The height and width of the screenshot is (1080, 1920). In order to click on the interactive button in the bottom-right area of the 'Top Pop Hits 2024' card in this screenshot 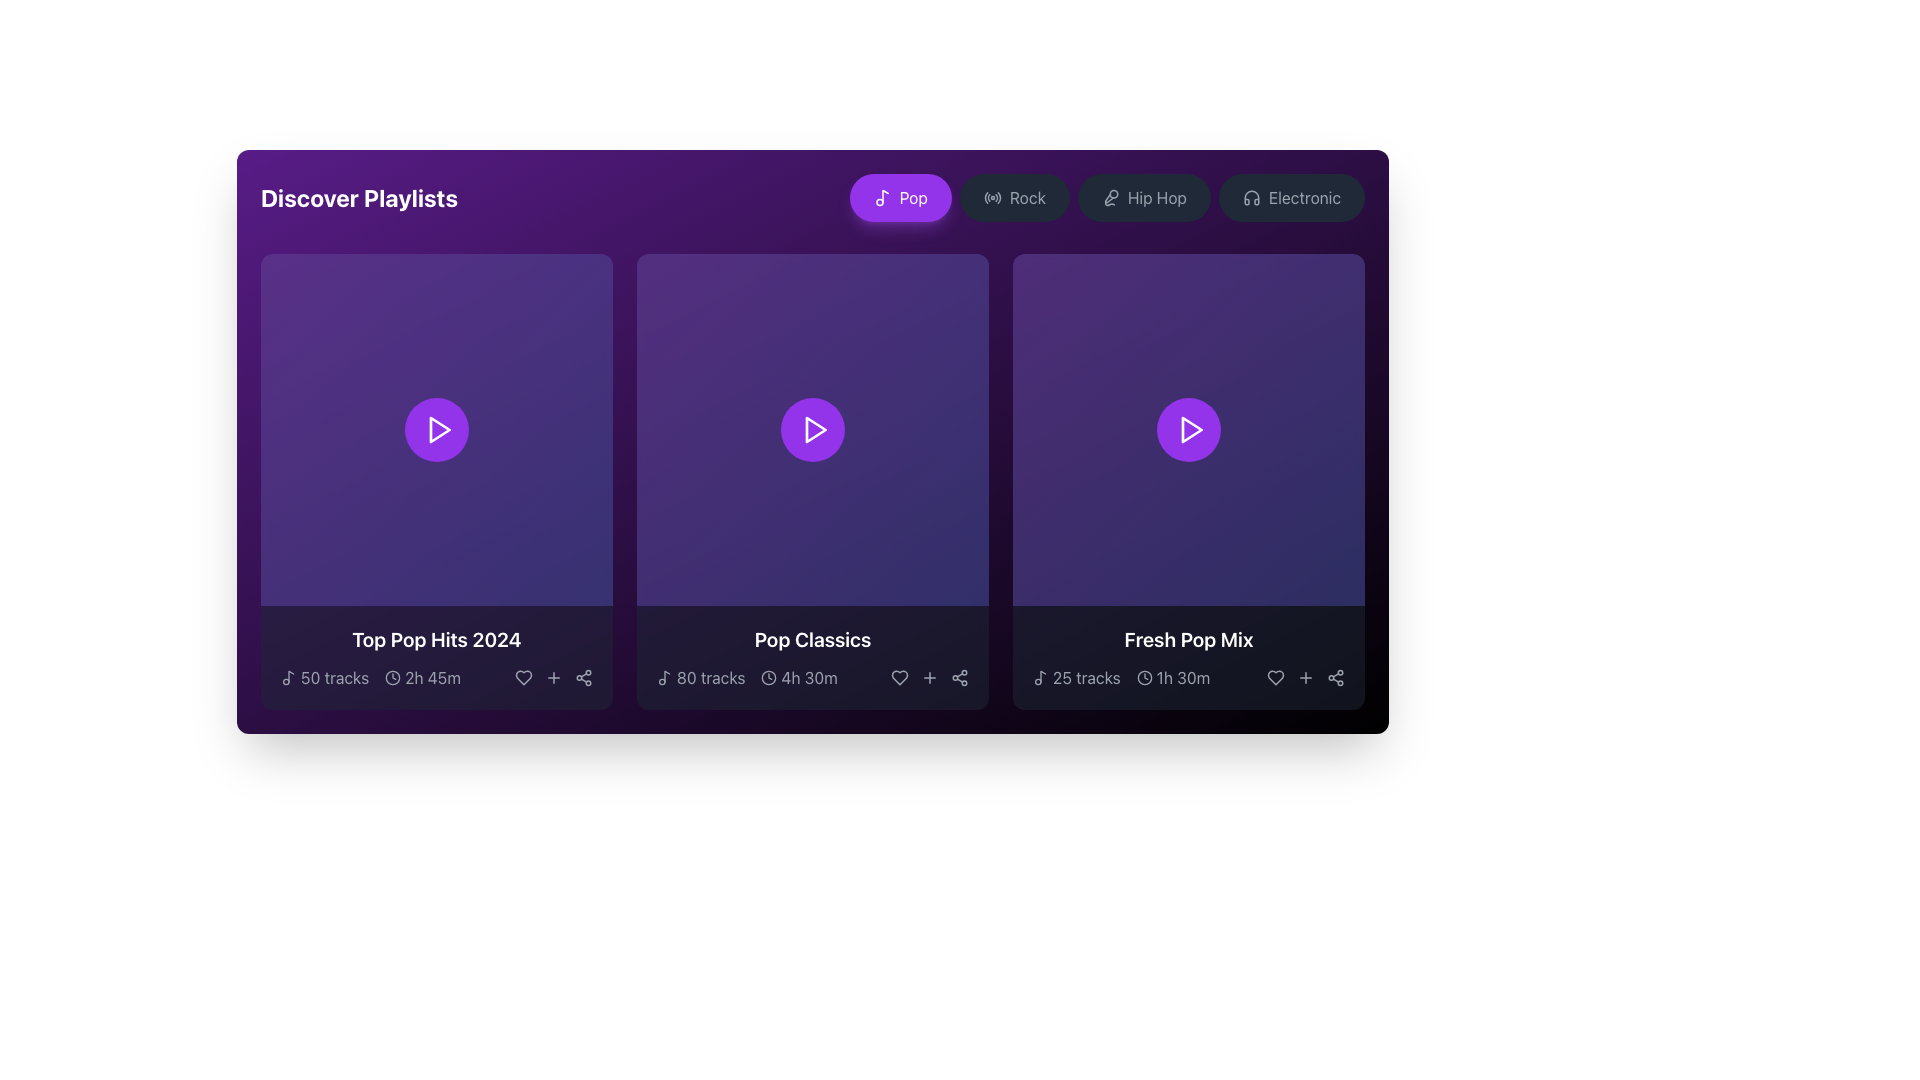, I will do `click(553, 677)`.